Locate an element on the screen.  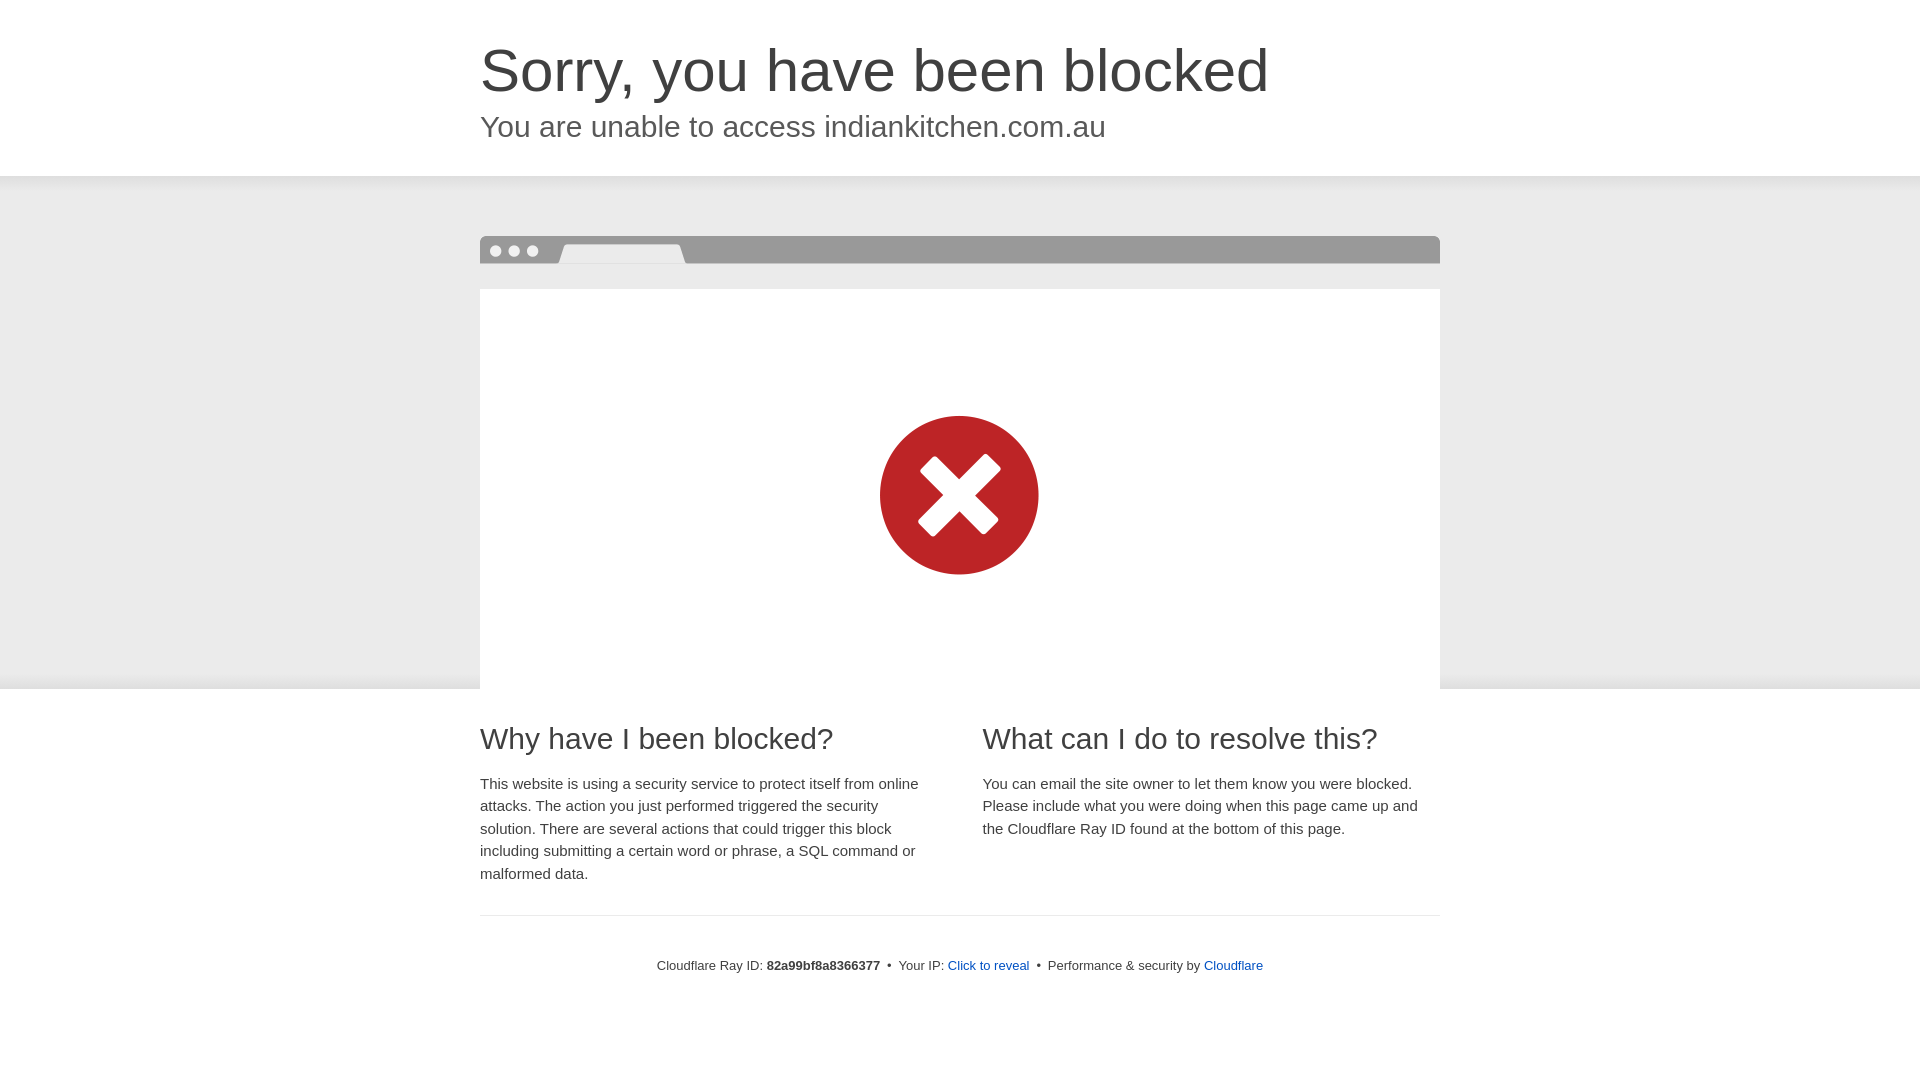
'Click to reveal' is located at coordinates (988, 964).